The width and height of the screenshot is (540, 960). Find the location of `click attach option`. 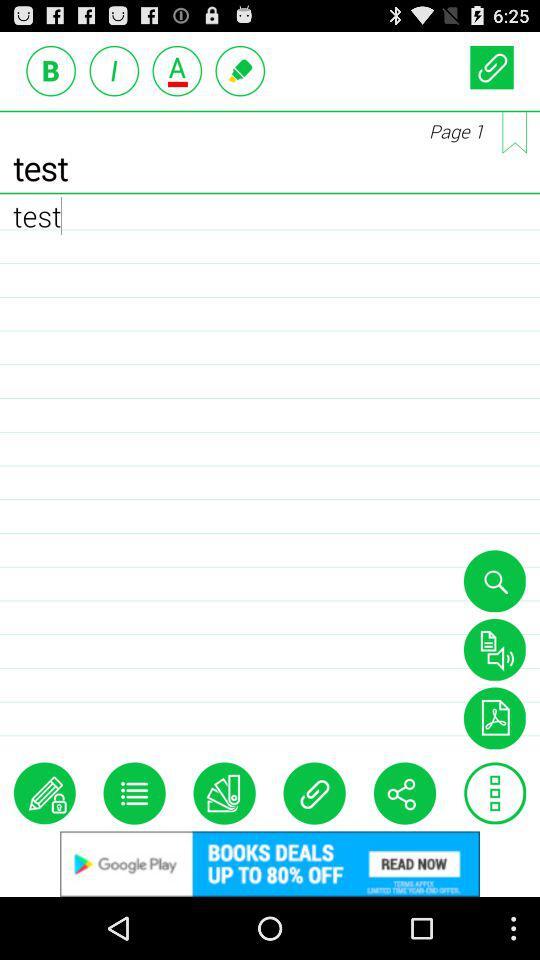

click attach option is located at coordinates (314, 793).